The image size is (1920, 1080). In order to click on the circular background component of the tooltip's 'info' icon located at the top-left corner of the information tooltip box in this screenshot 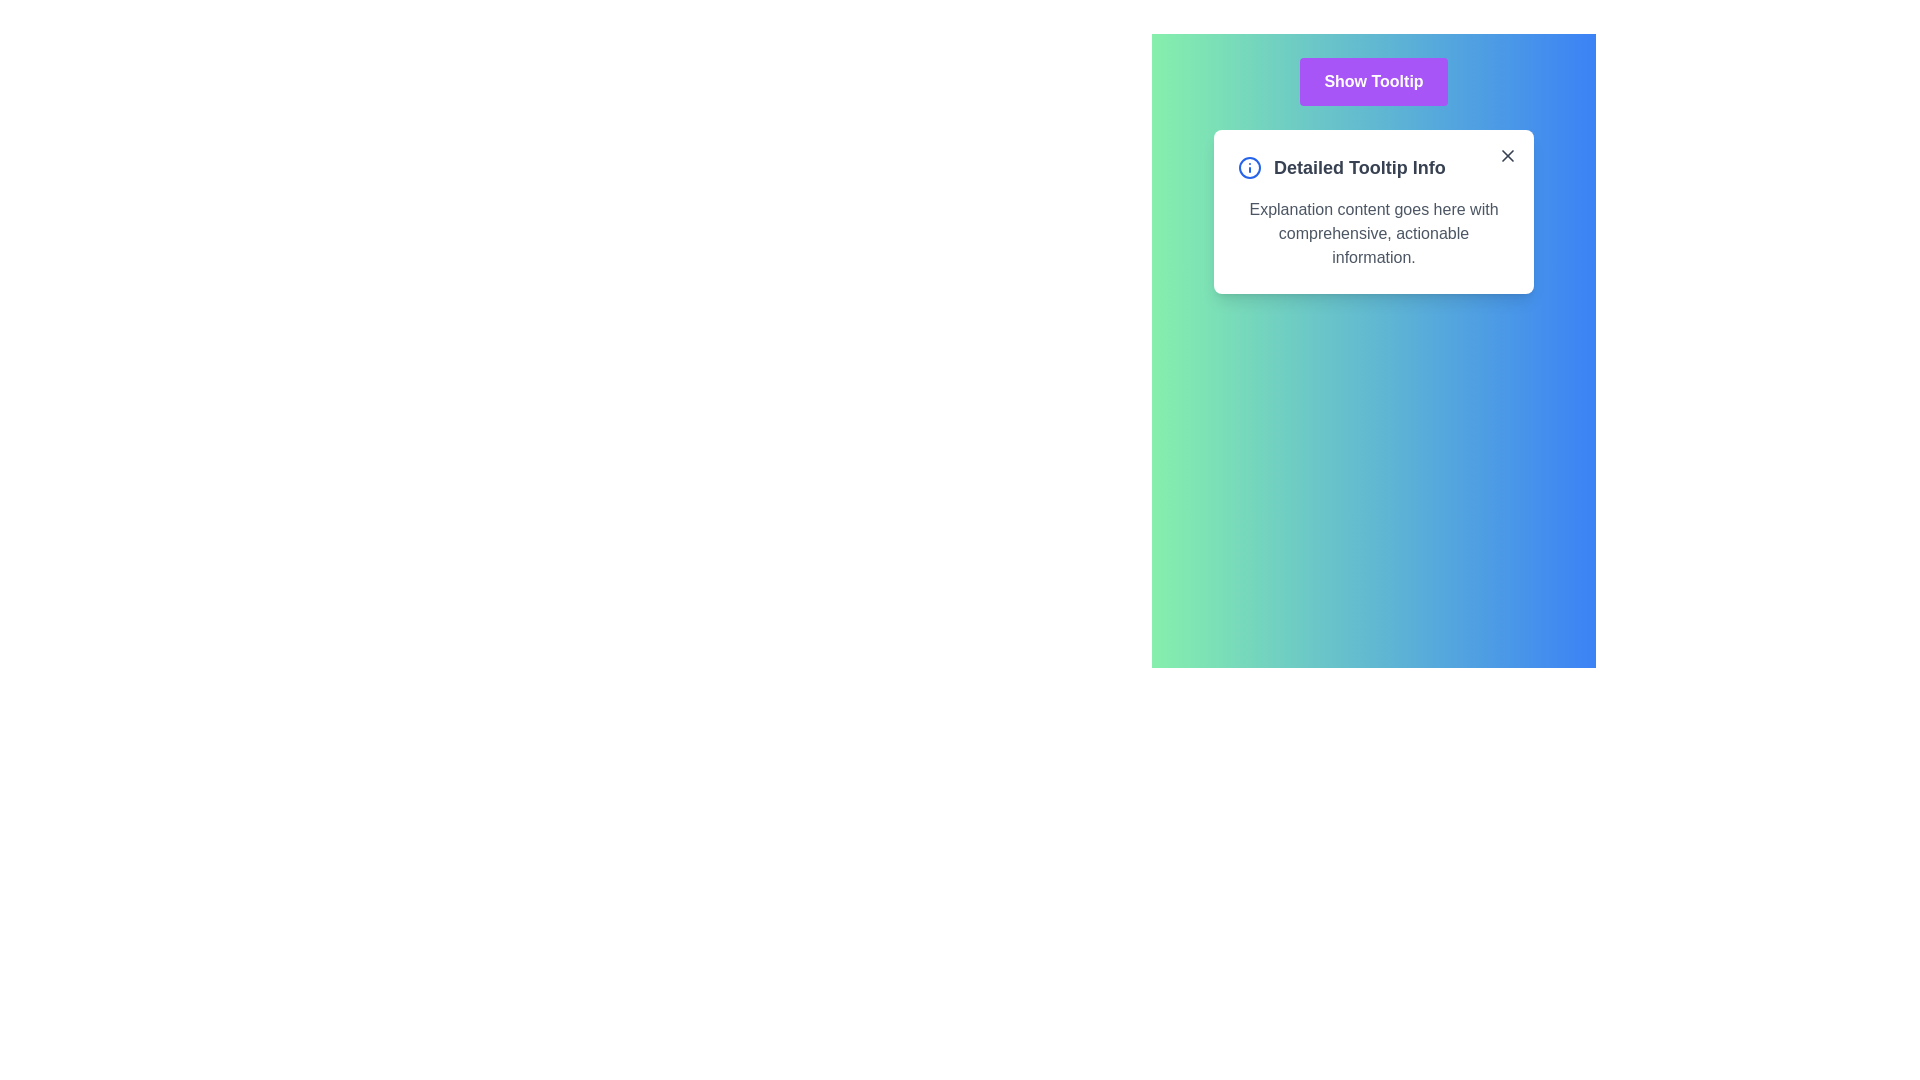, I will do `click(1248, 167)`.